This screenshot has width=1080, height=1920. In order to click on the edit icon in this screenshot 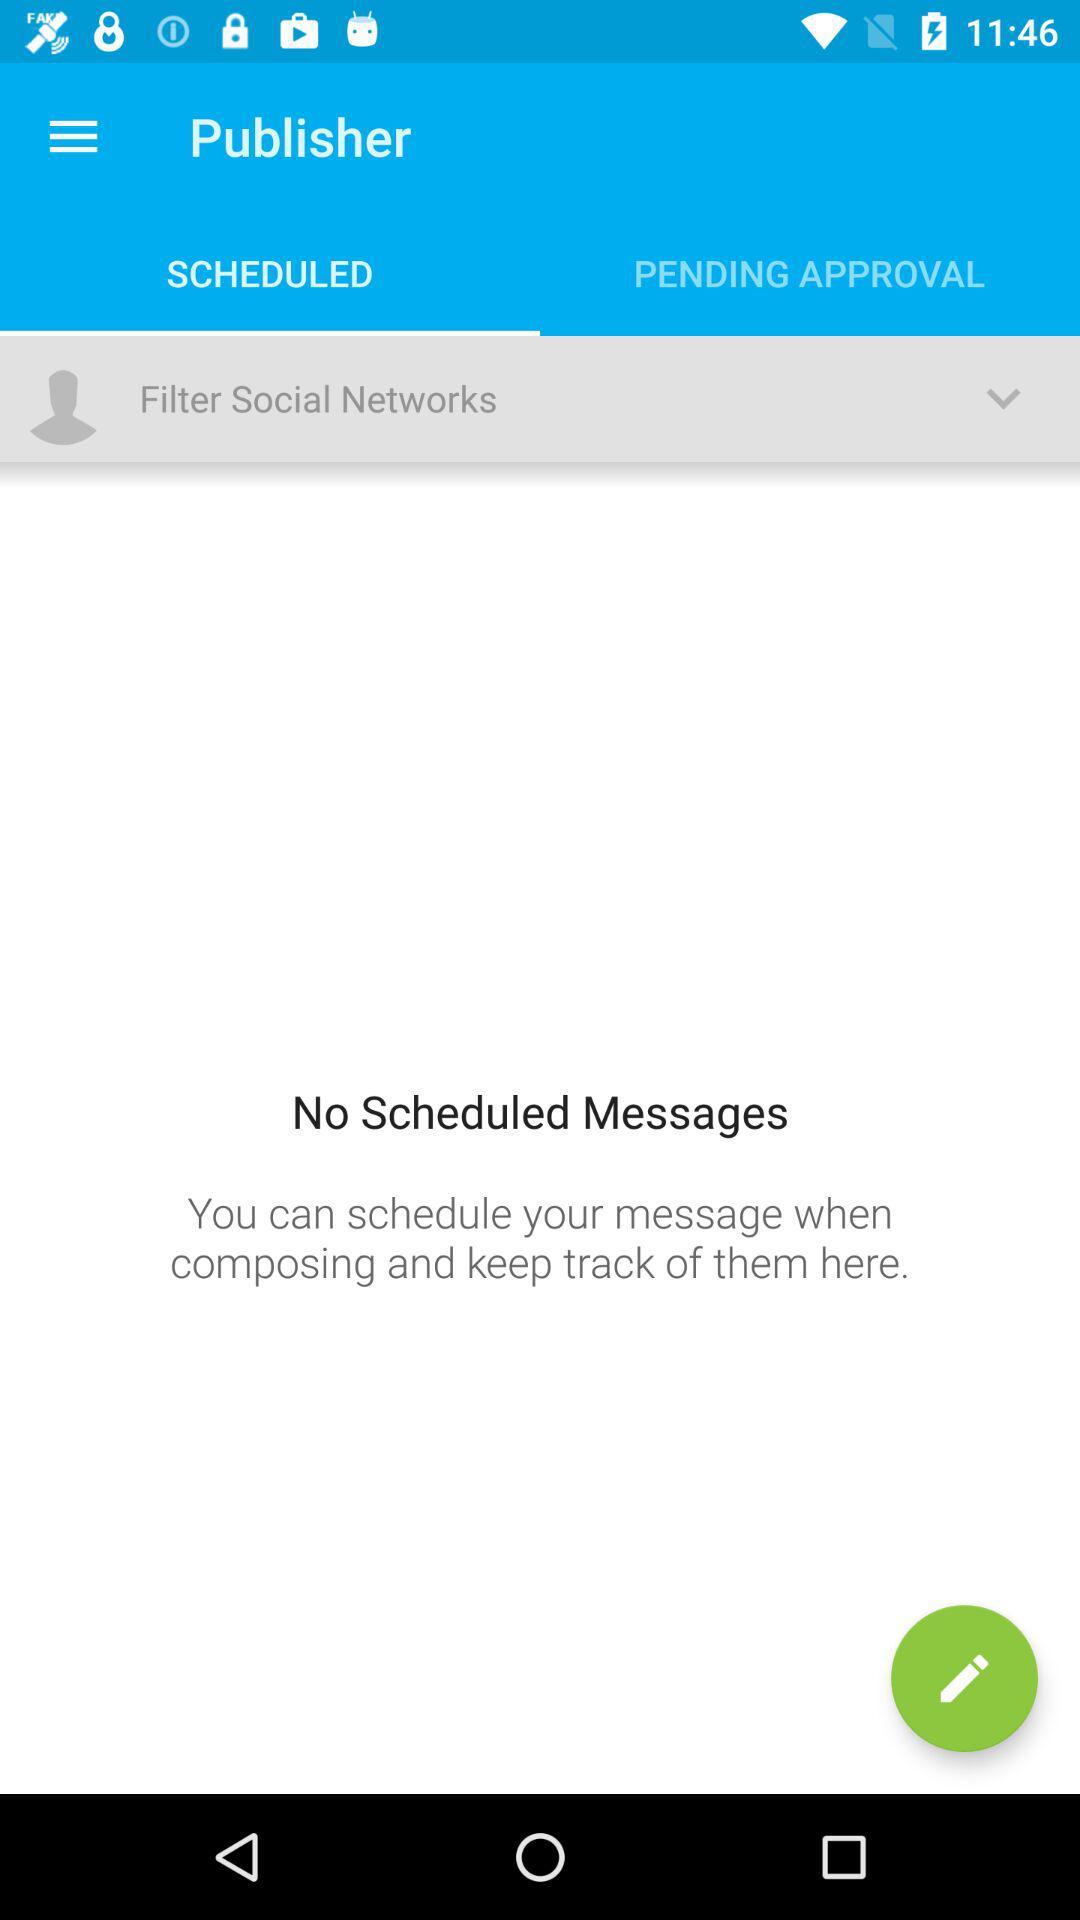, I will do `click(963, 1678)`.